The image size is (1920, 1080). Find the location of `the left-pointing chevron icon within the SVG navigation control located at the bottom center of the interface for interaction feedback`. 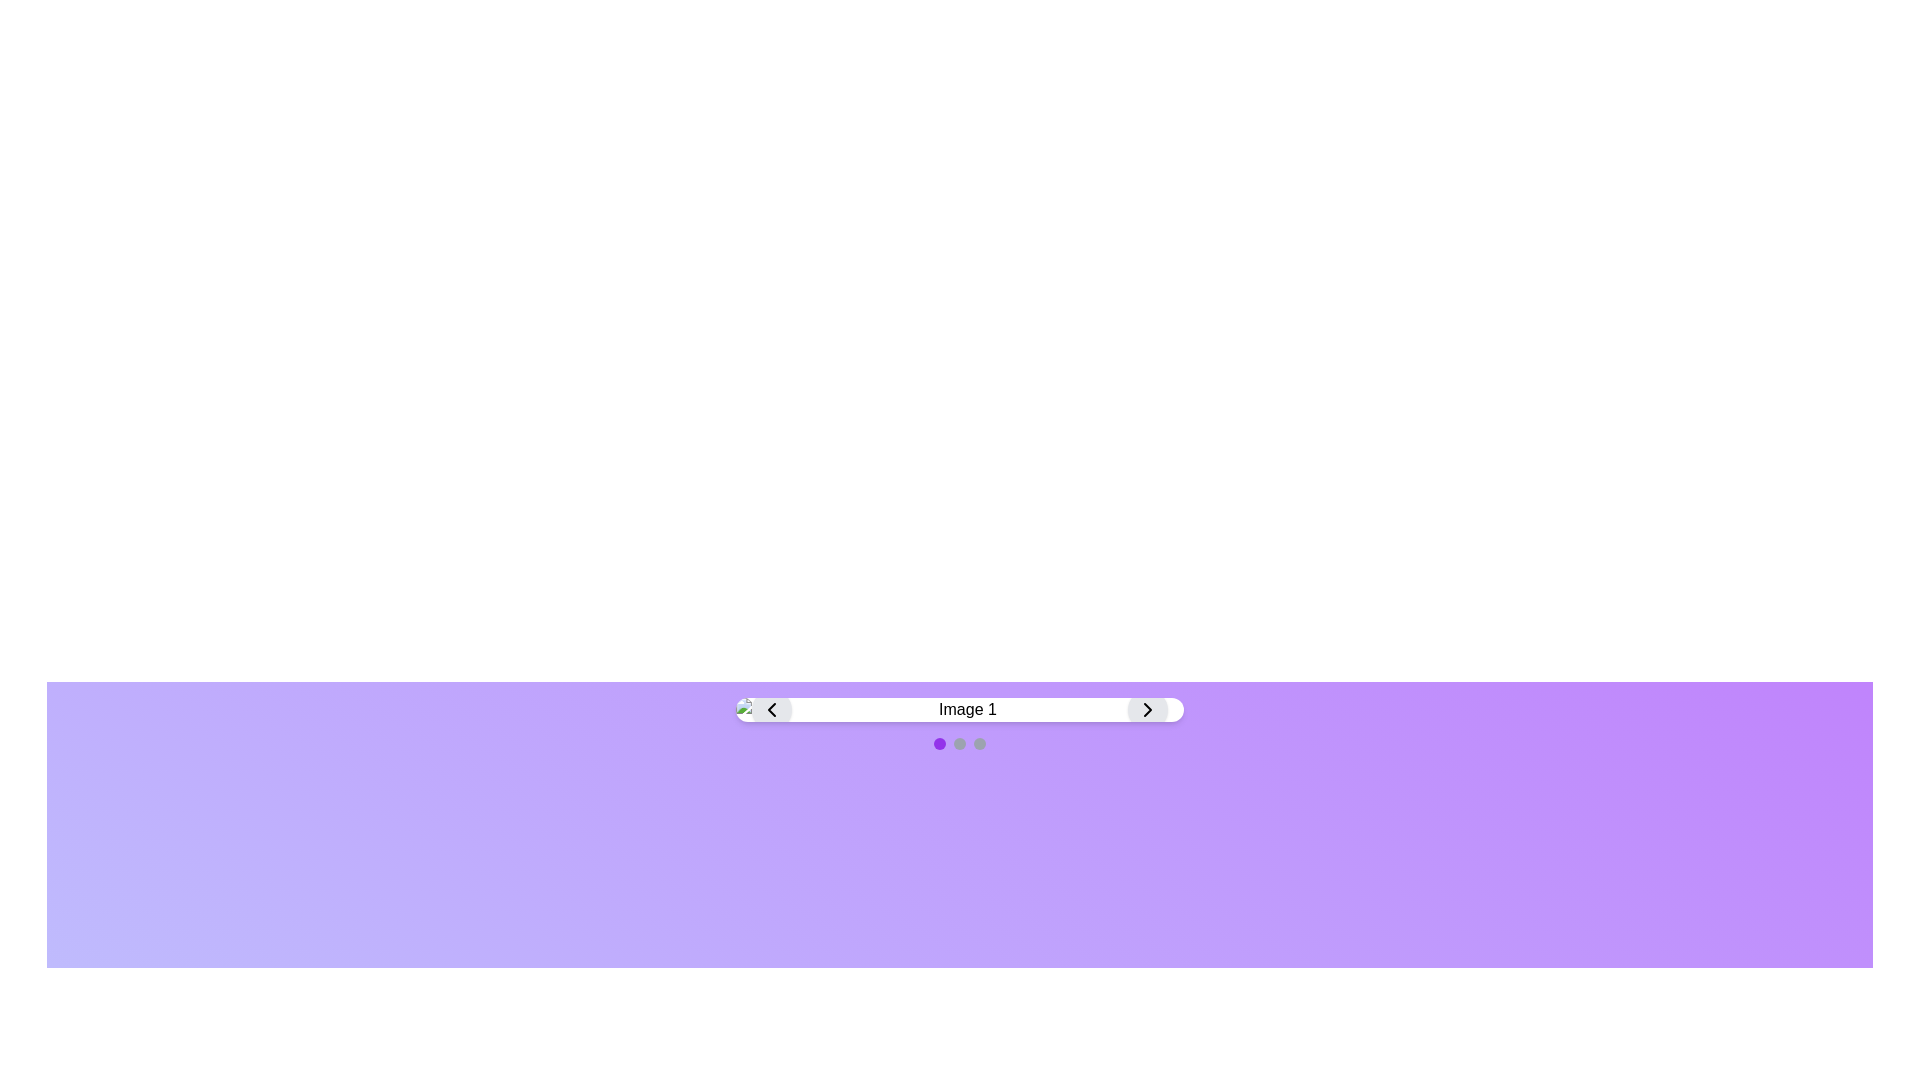

the left-pointing chevron icon within the SVG navigation control located at the bottom center of the interface for interaction feedback is located at coordinates (771, 708).